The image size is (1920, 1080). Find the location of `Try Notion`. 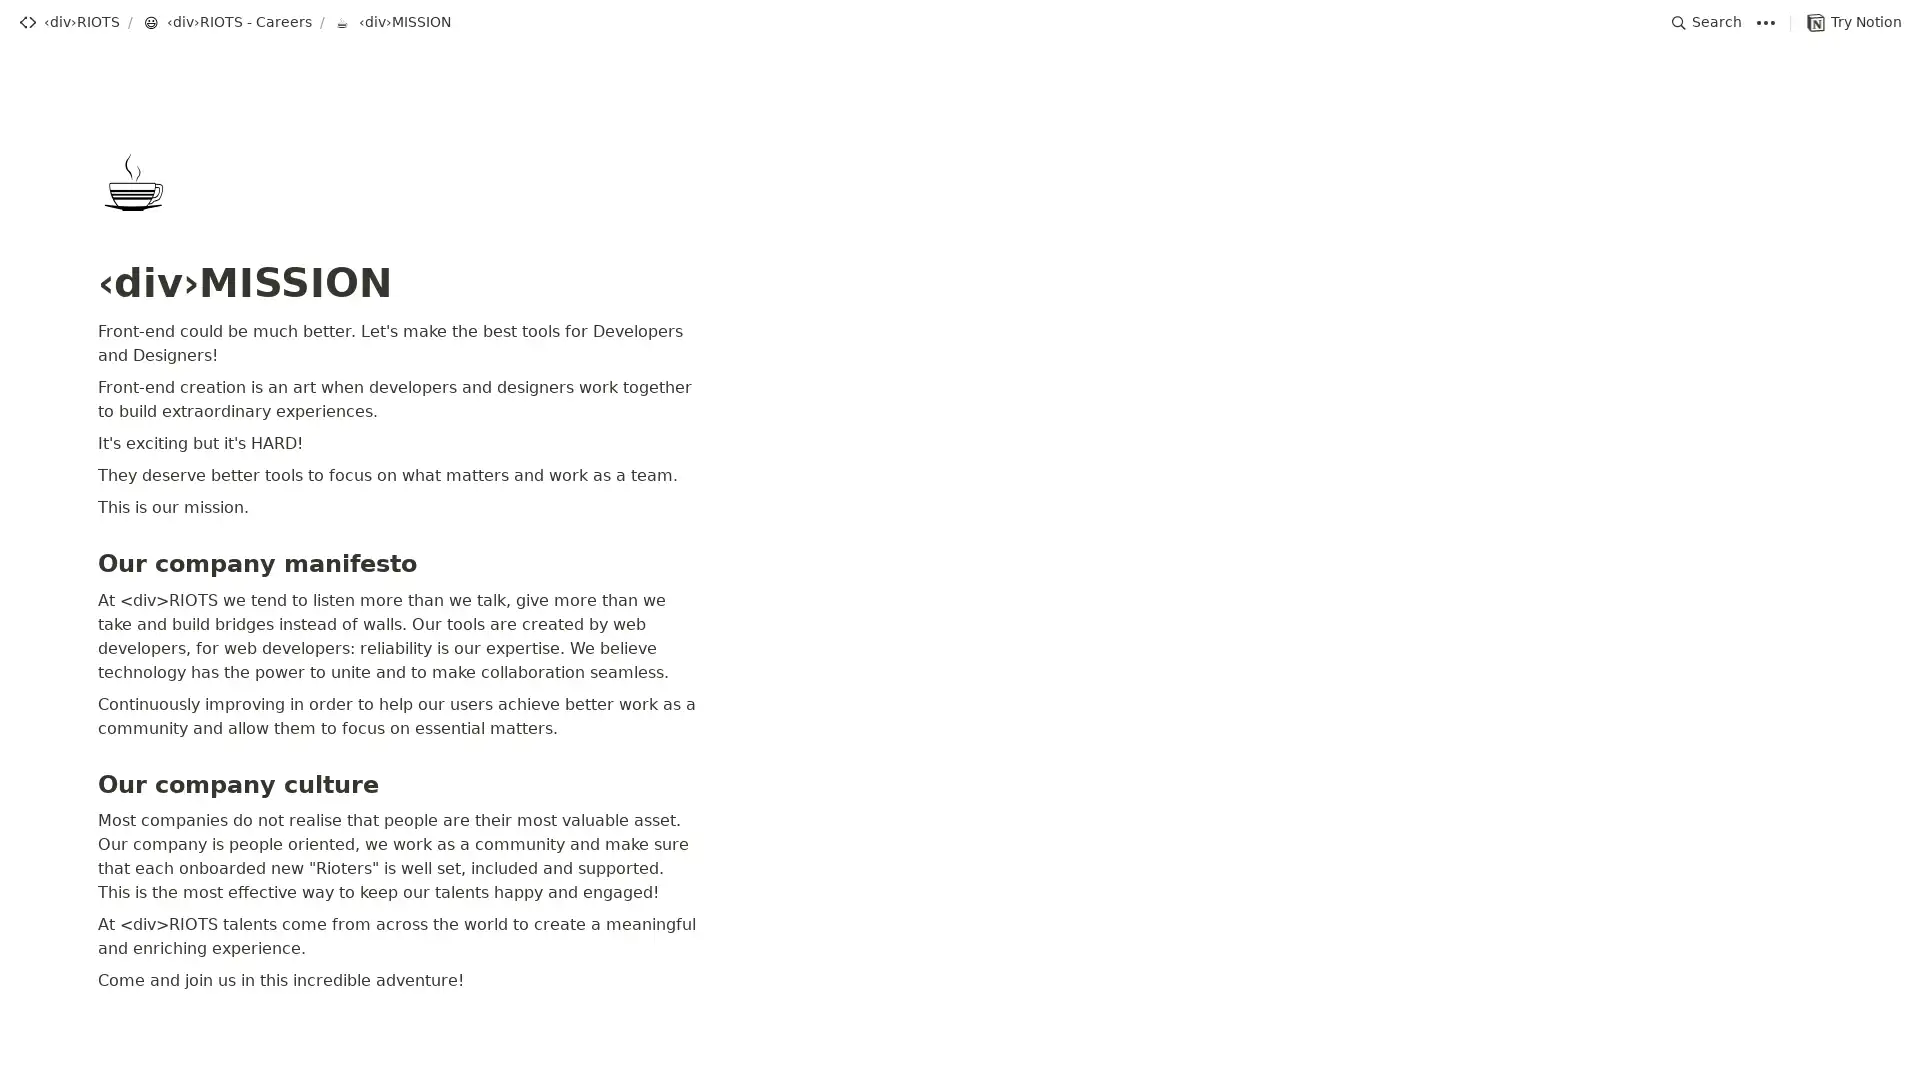

Try Notion is located at coordinates (1853, 22).